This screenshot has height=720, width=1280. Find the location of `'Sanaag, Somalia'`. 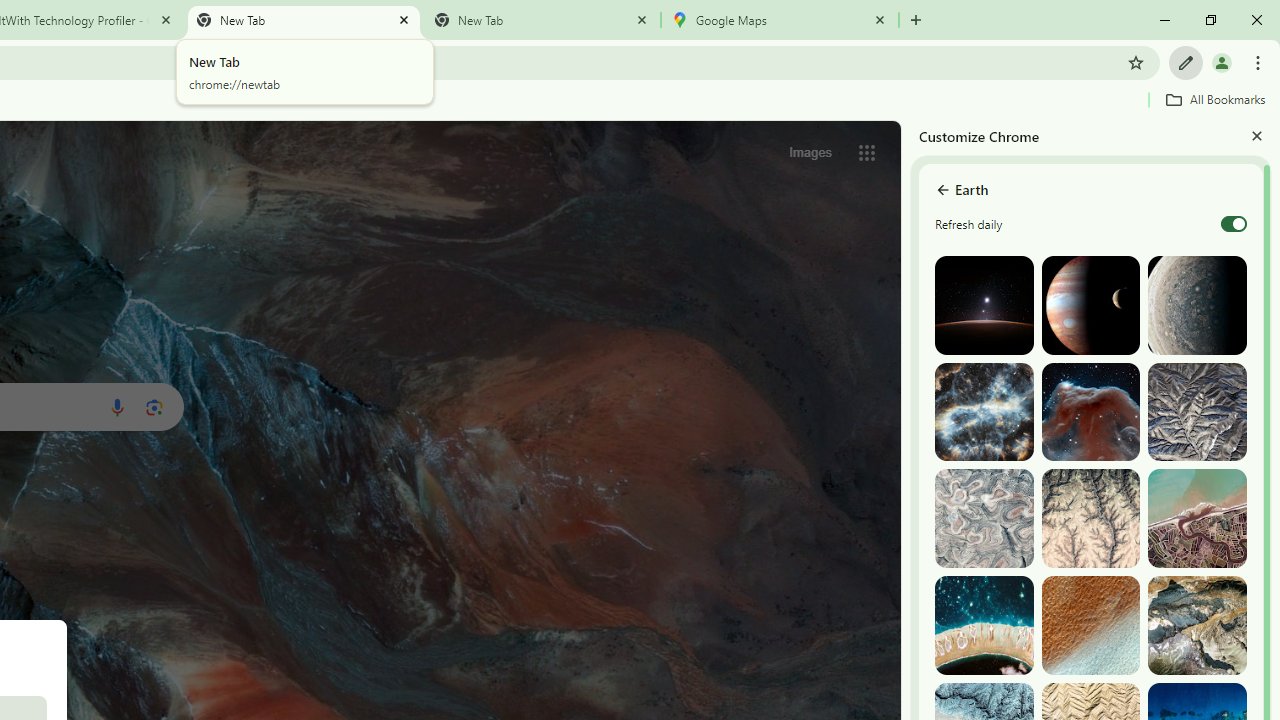

'Sanaag, Somalia' is located at coordinates (1089, 517).